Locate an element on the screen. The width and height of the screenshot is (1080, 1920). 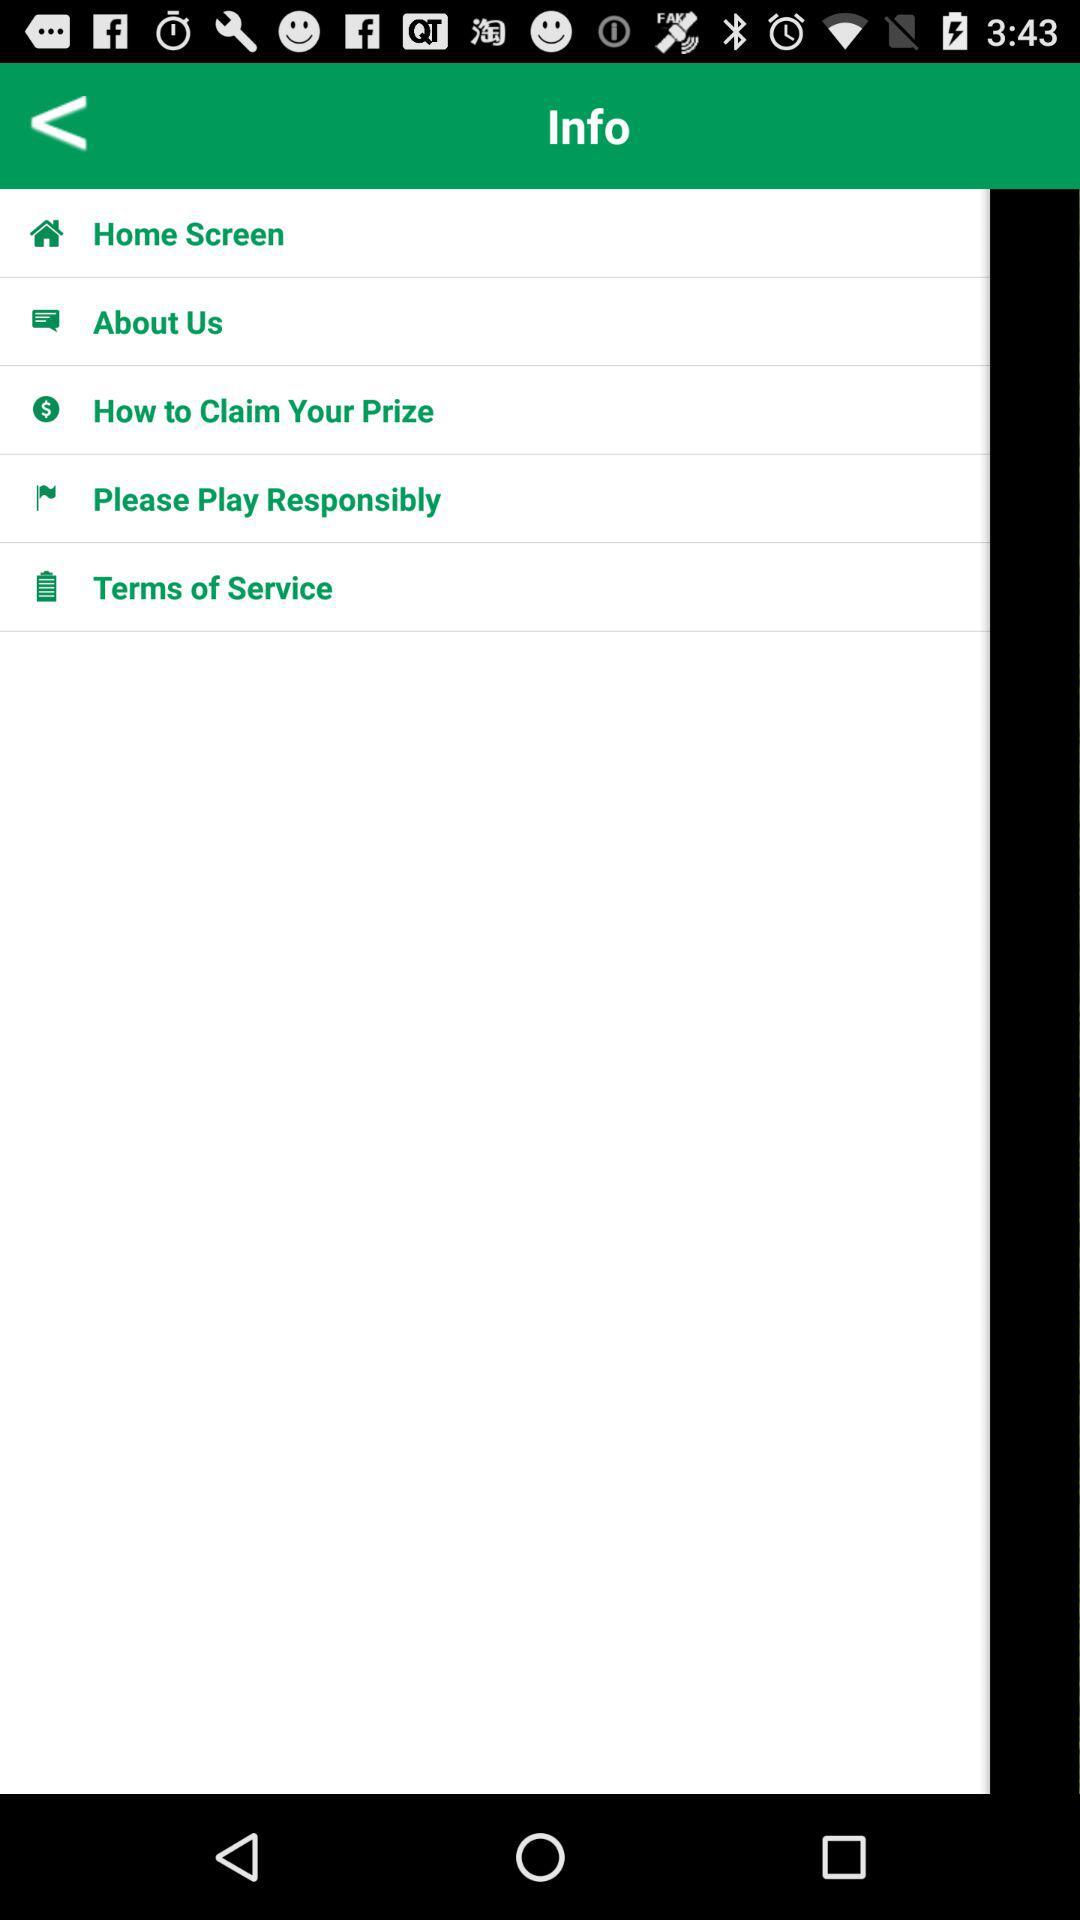
icon to the left of the home screen app is located at coordinates (56, 232).